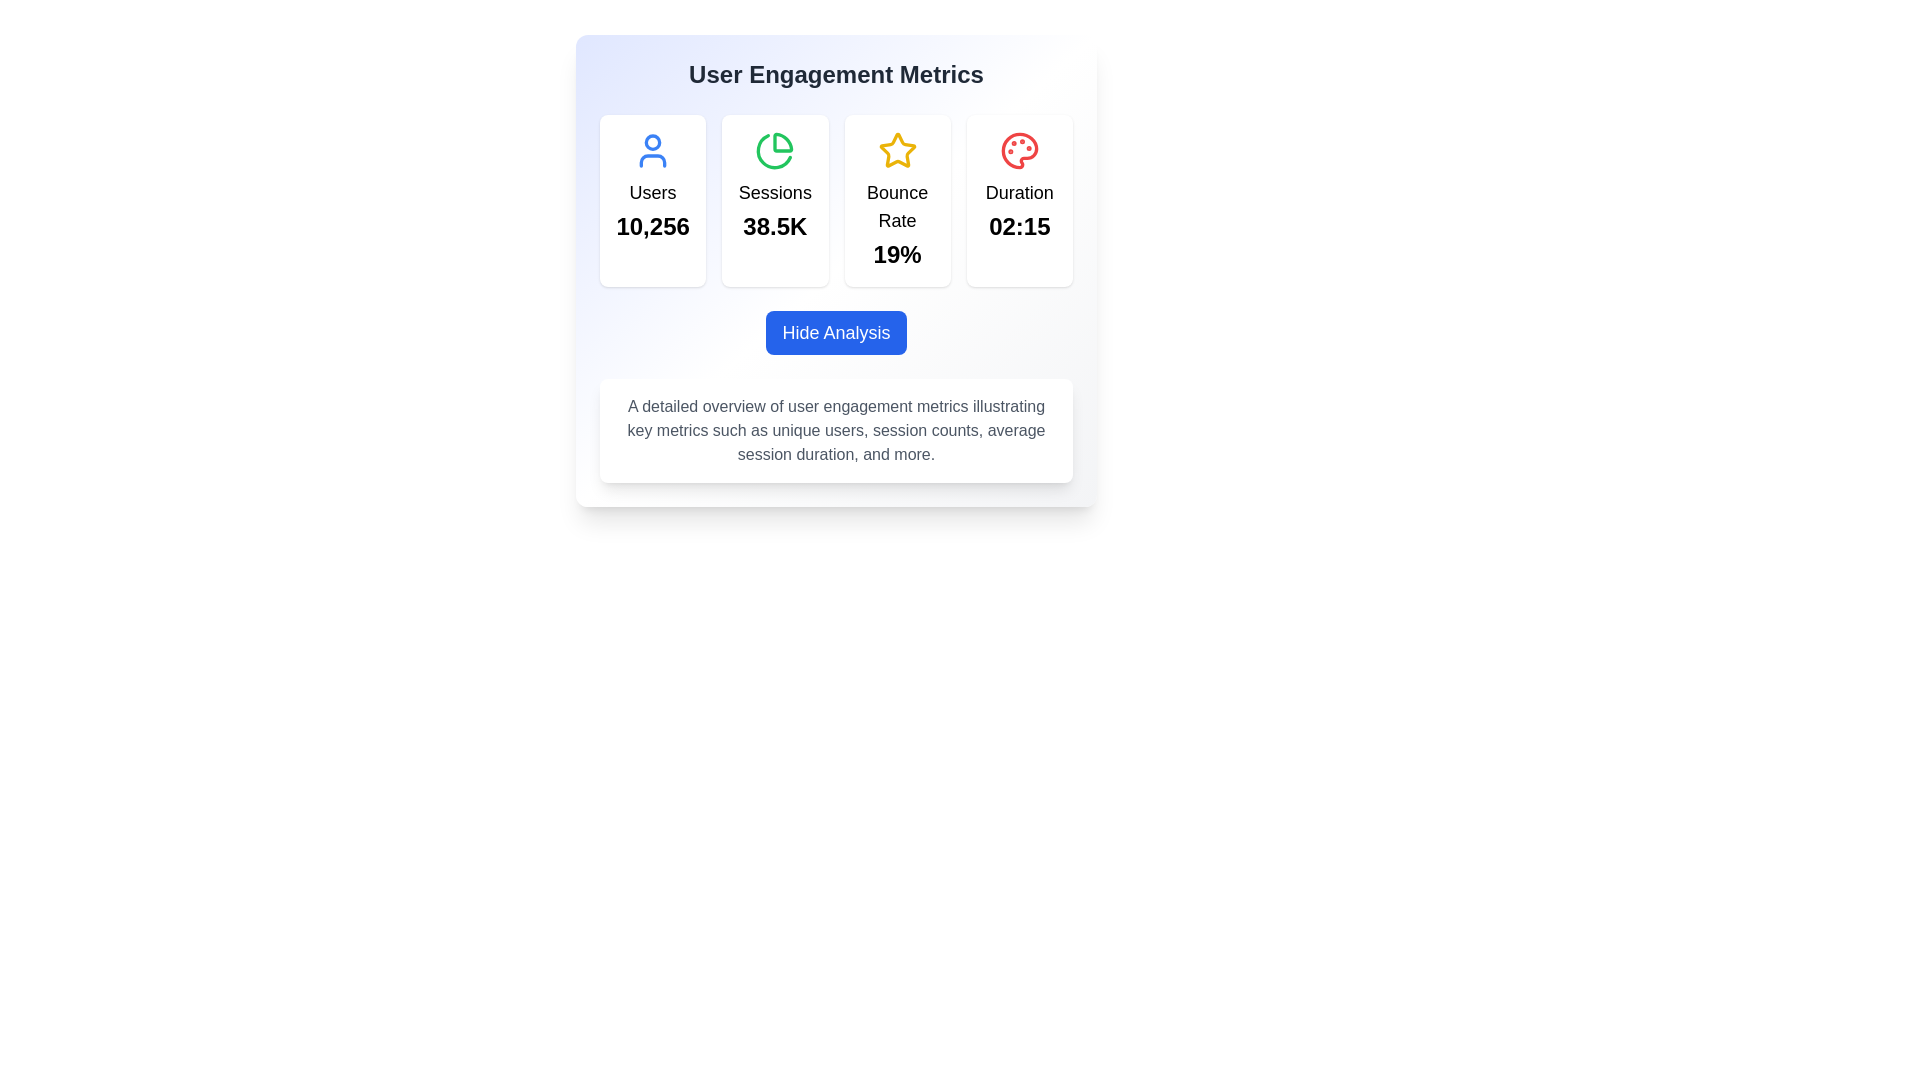 The height and width of the screenshot is (1080, 1920). What do you see at coordinates (782, 141) in the screenshot?
I see `the top-left segment of the pie chart icon, which is part of a group of four icons representing the 'Sessions' statistic` at bounding box center [782, 141].